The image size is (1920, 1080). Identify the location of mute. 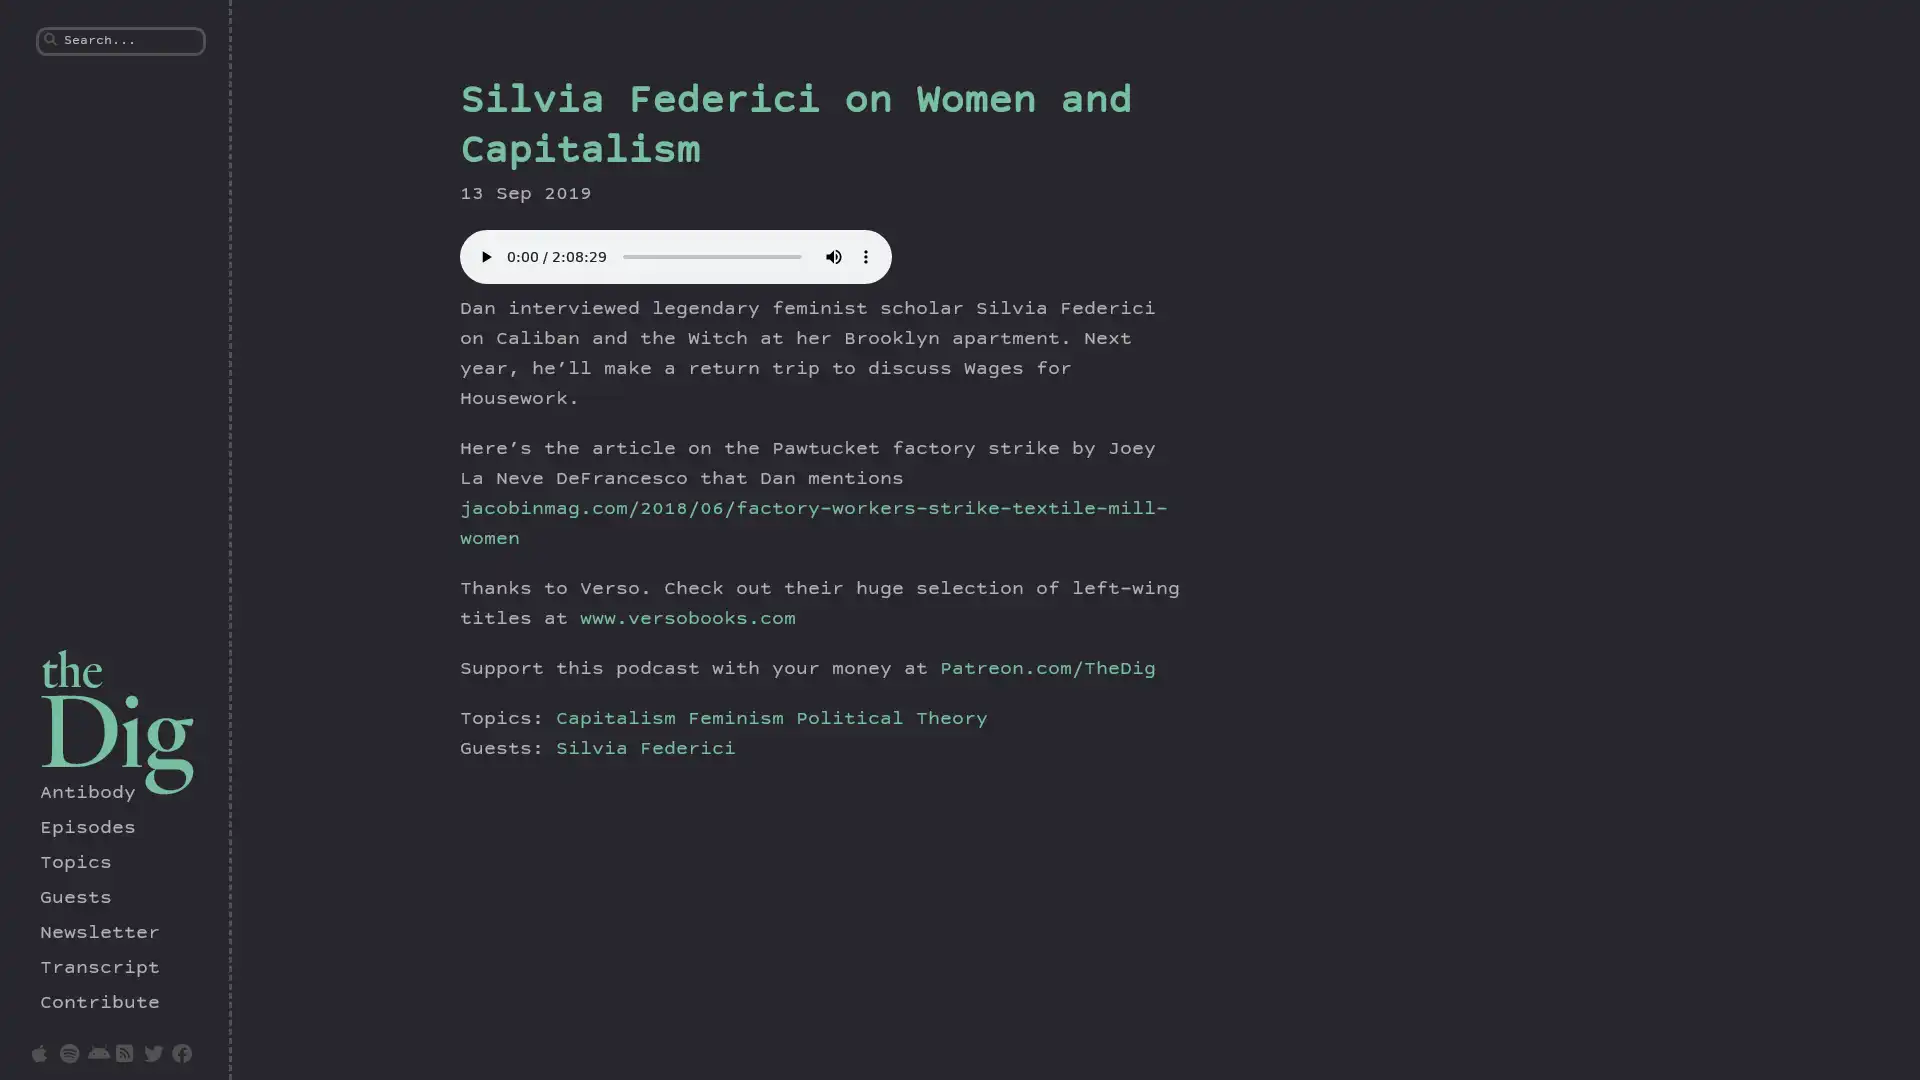
(834, 256).